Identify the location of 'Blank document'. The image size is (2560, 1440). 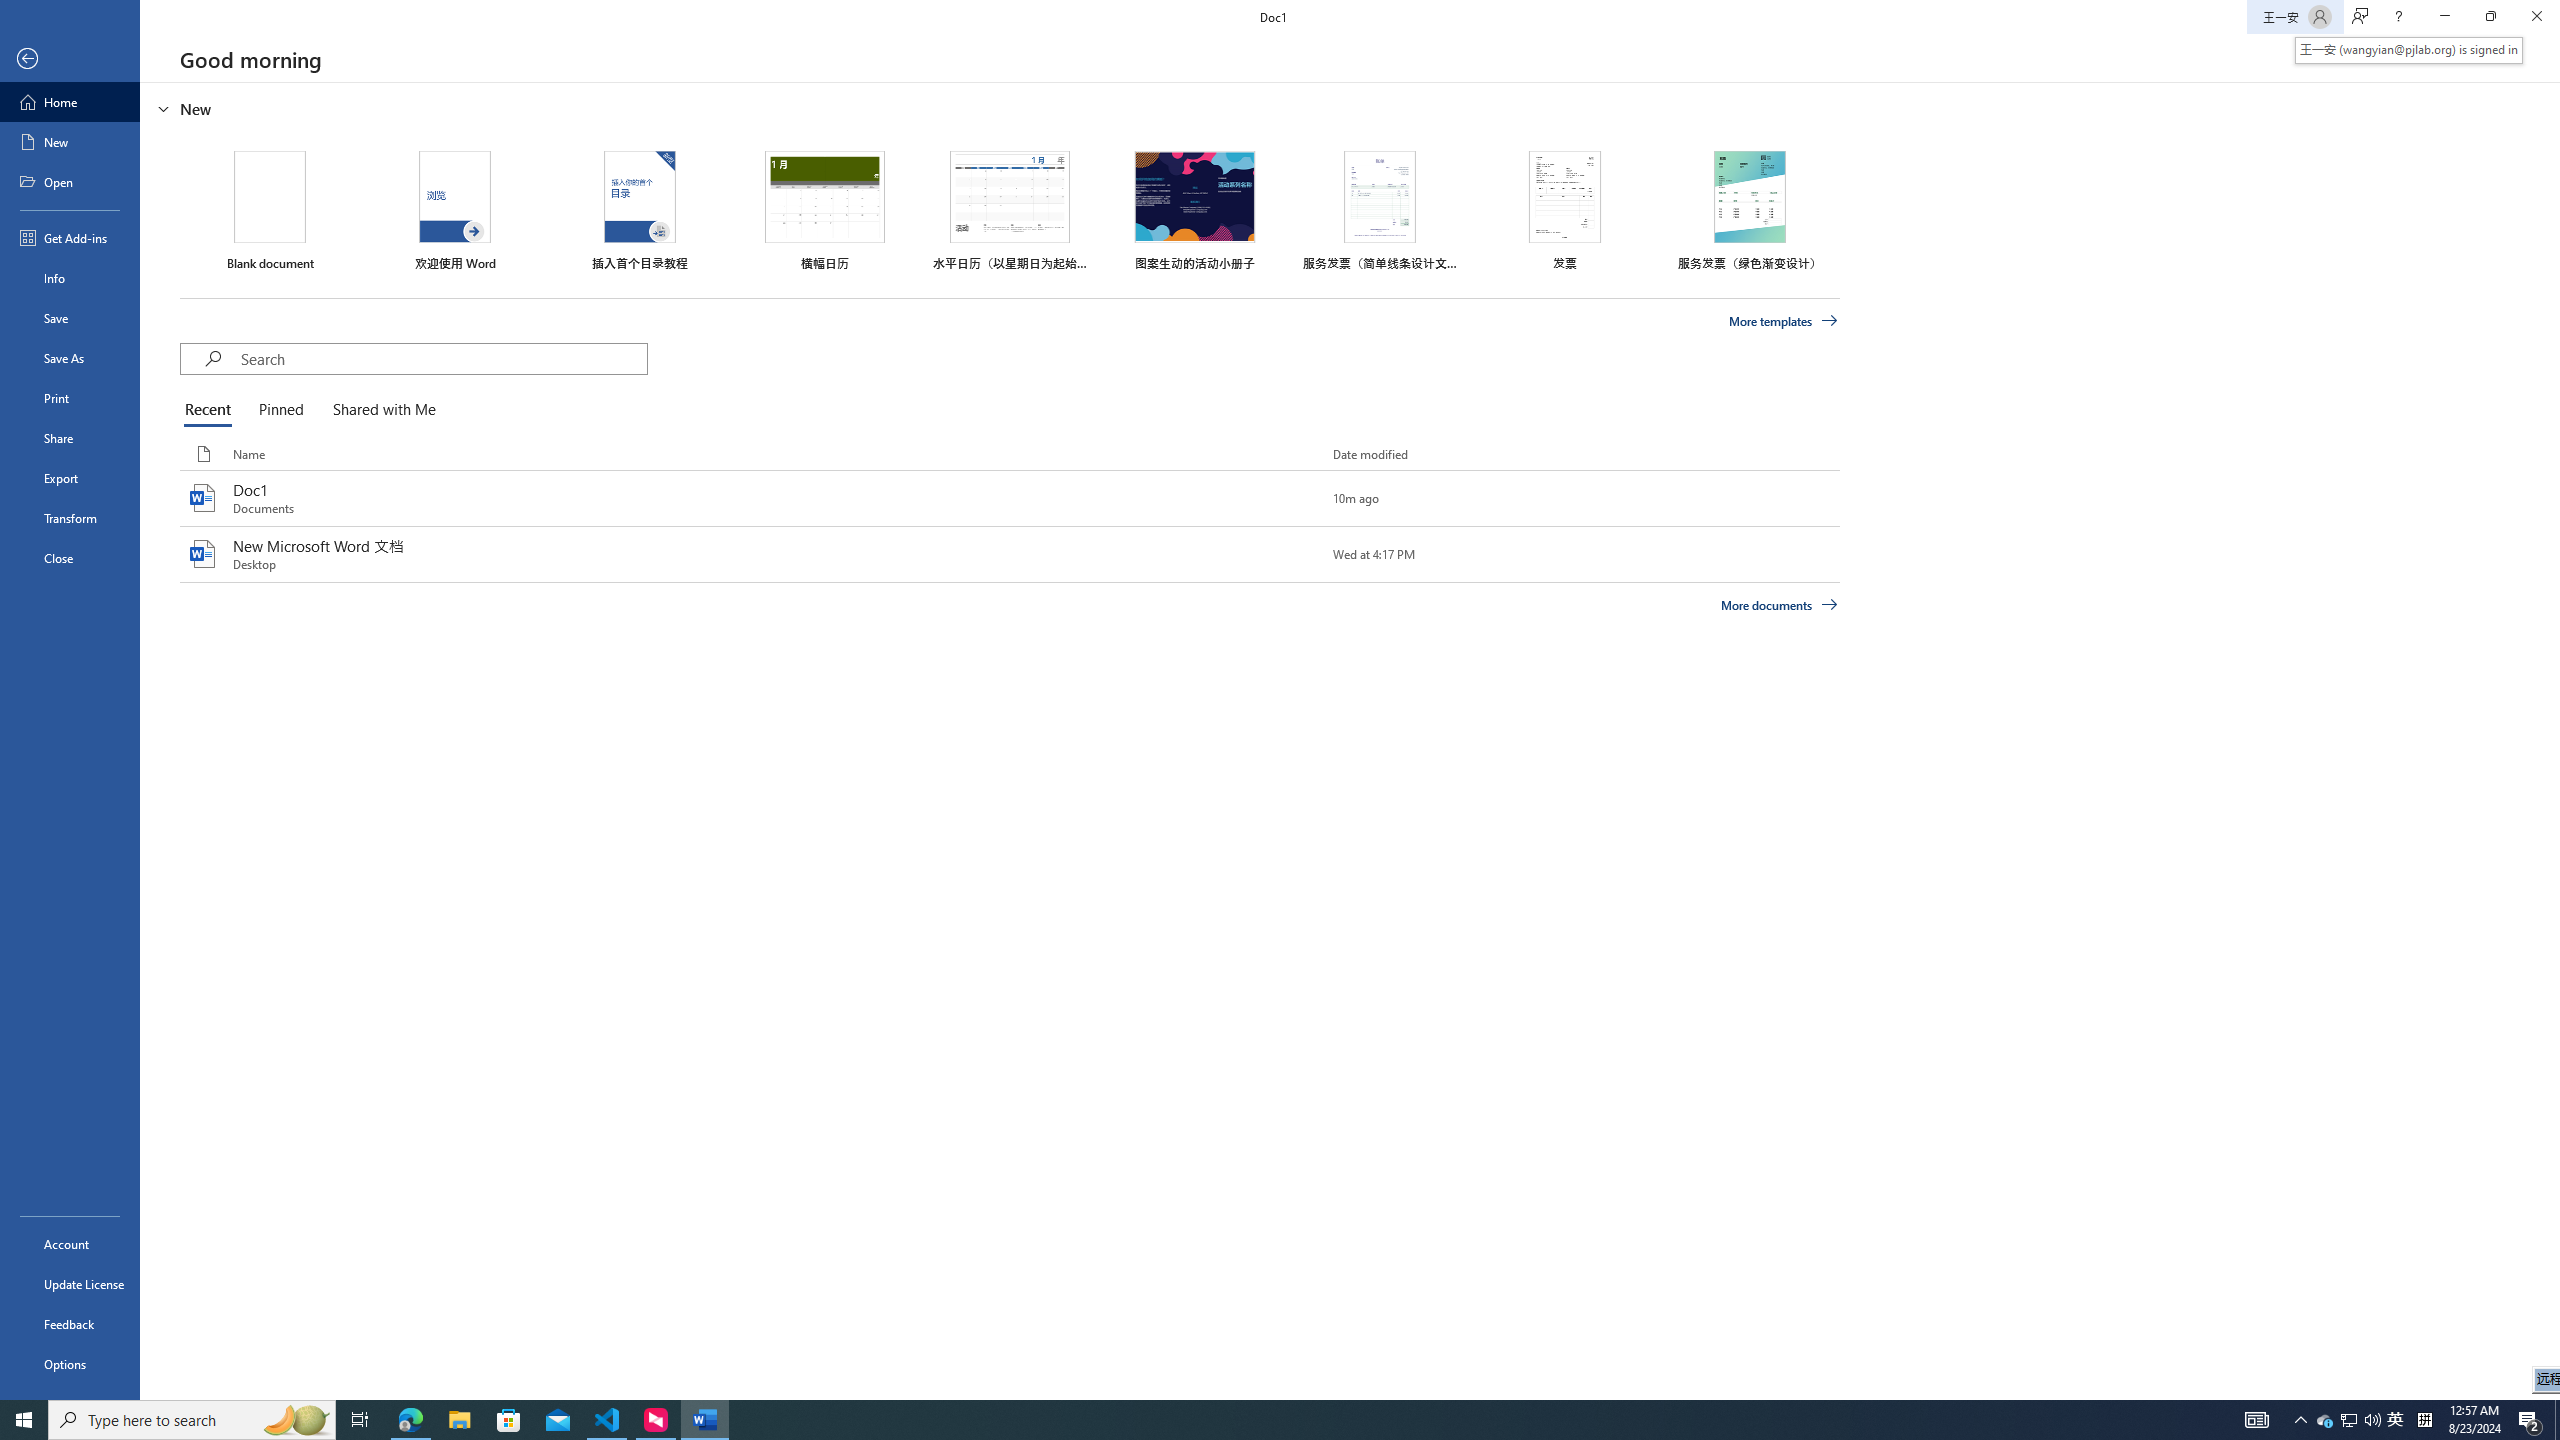
(269, 210).